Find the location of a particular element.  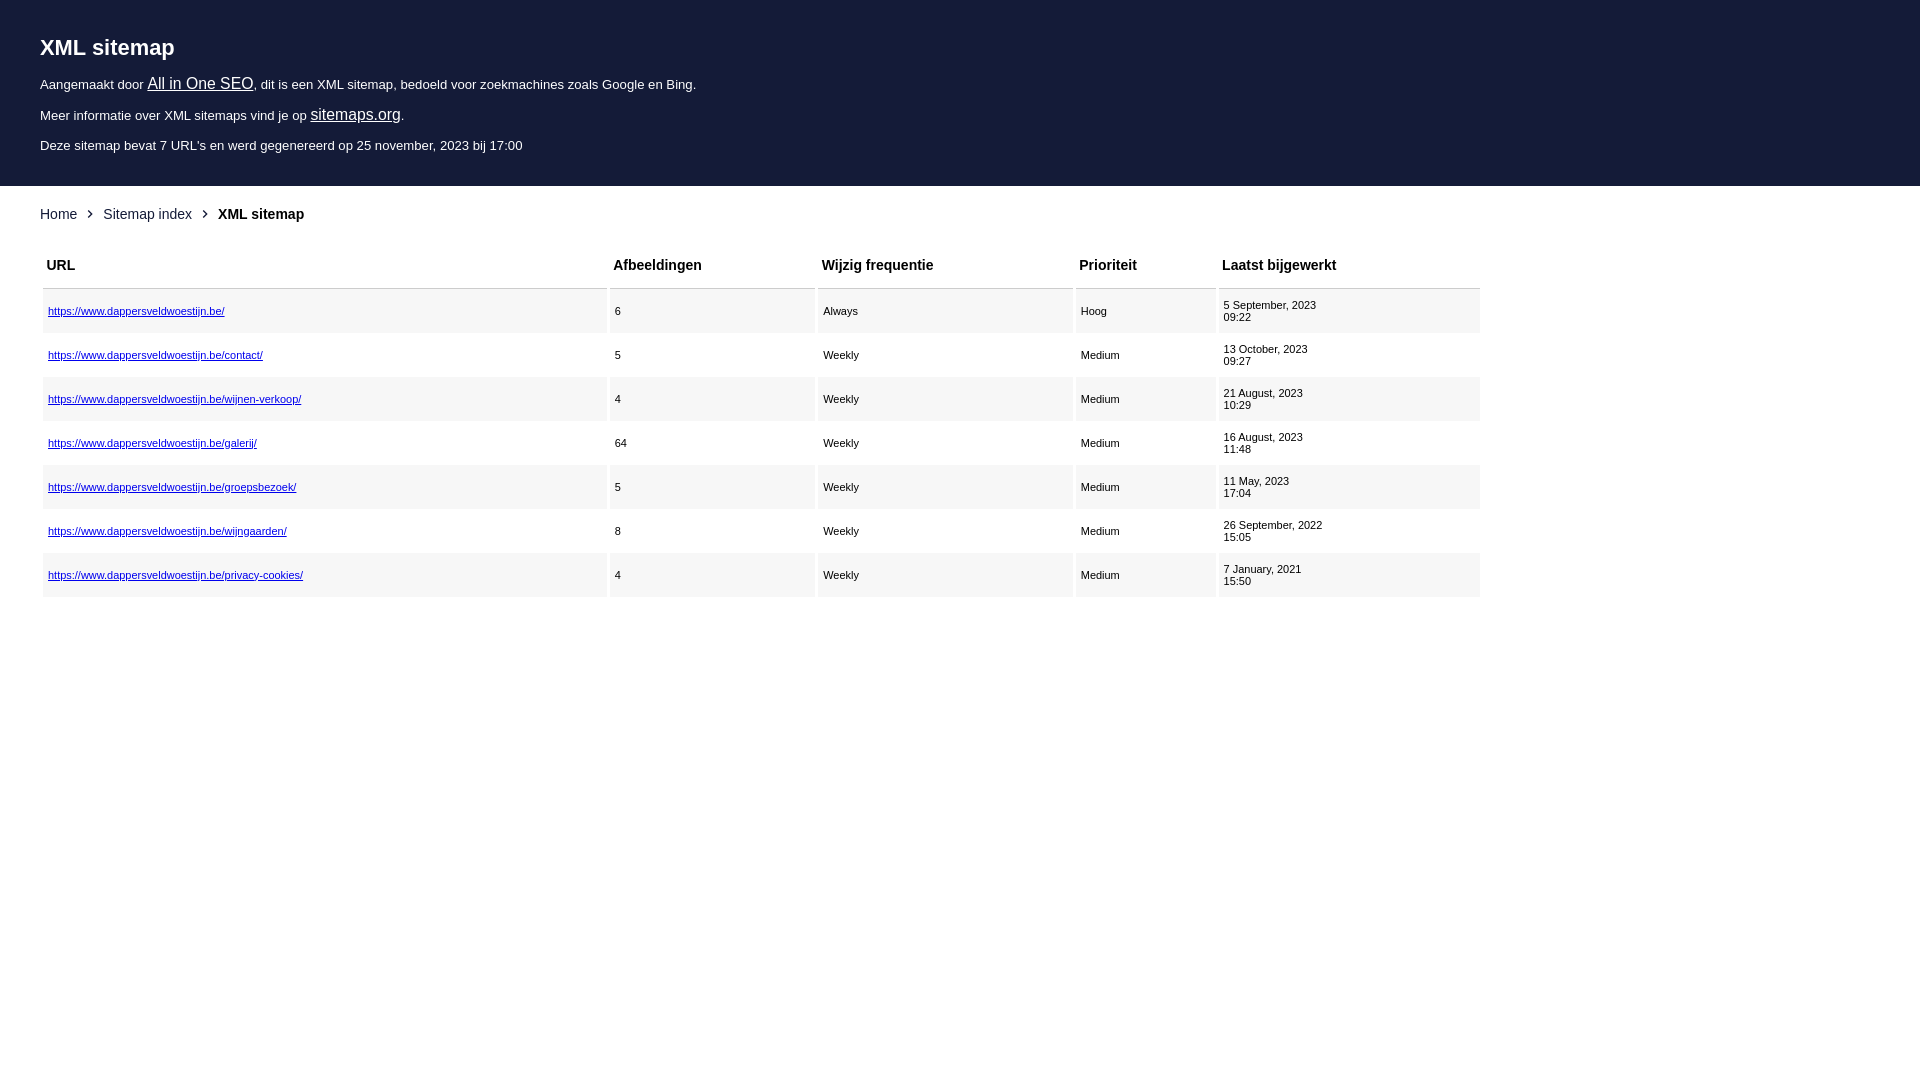

'All in One SEO' is located at coordinates (200, 82).